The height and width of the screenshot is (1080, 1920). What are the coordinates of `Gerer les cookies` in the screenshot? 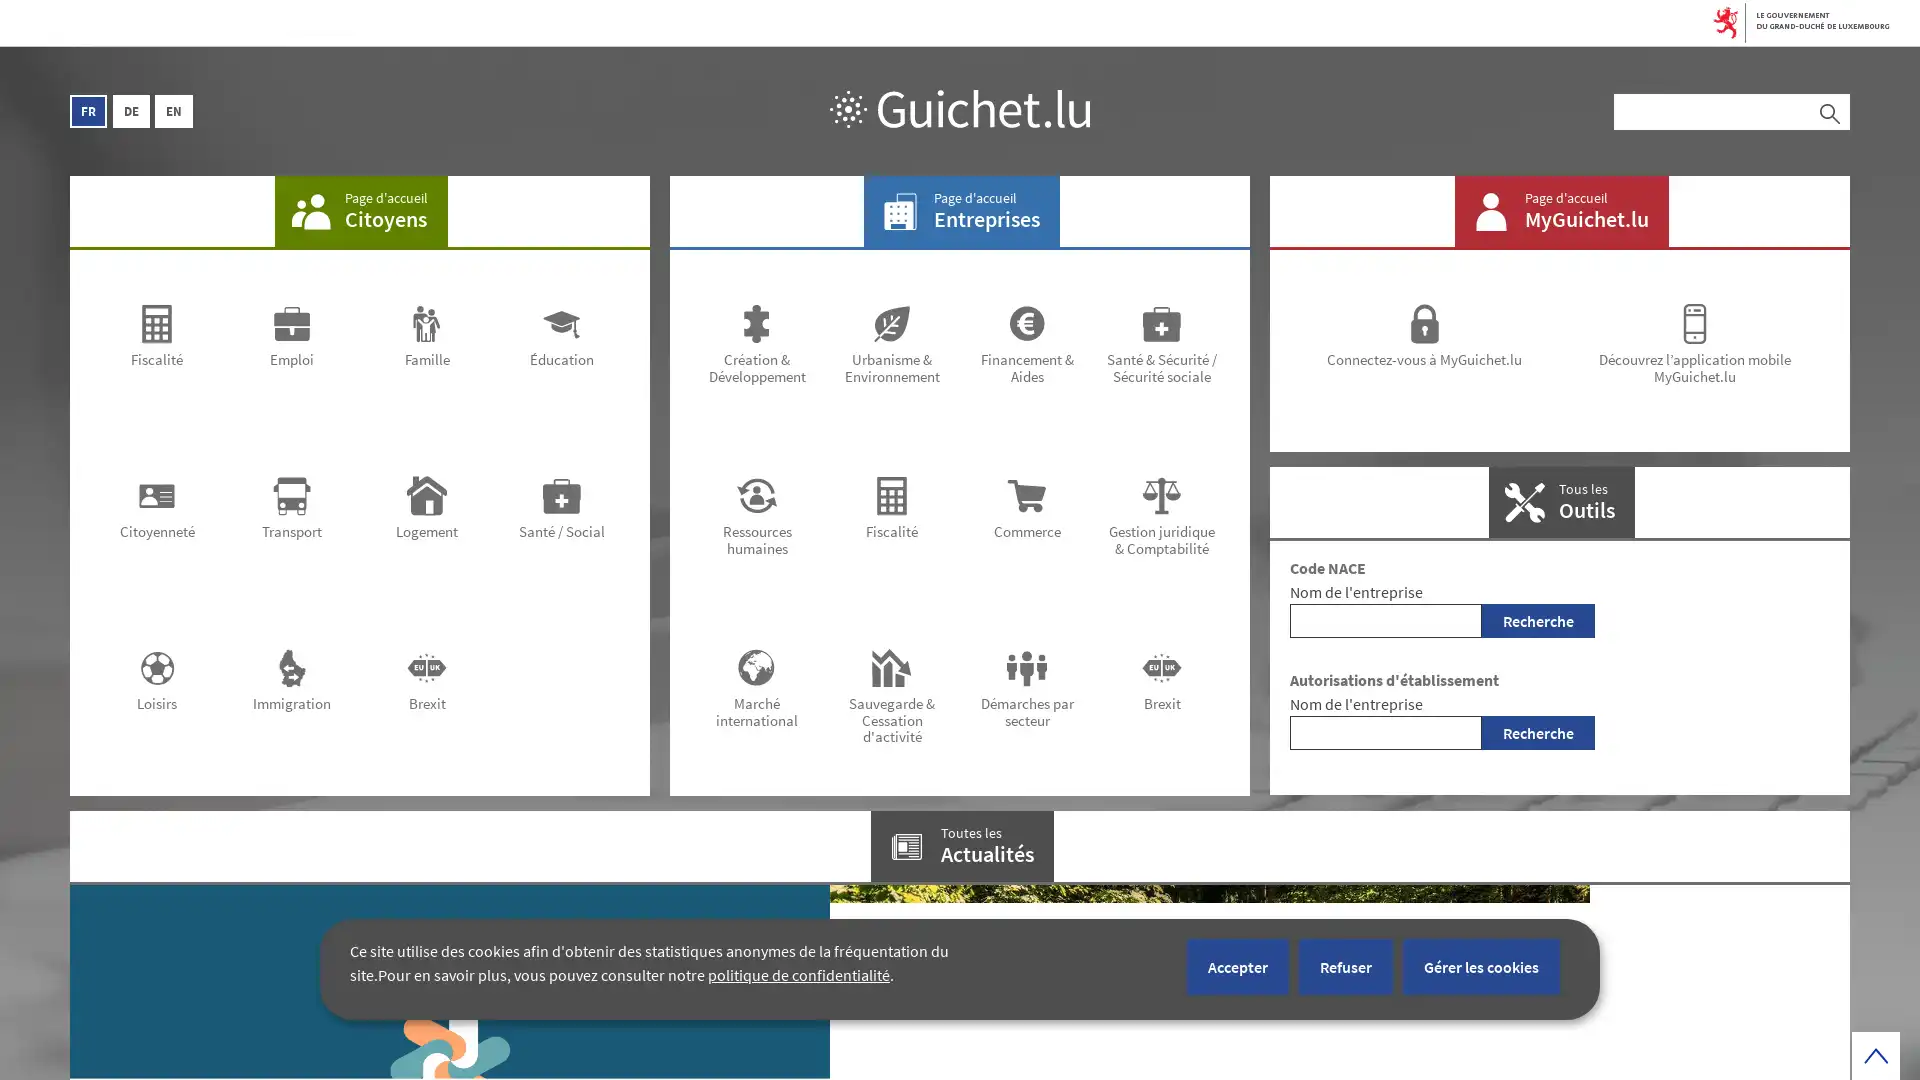 It's located at (1481, 966).